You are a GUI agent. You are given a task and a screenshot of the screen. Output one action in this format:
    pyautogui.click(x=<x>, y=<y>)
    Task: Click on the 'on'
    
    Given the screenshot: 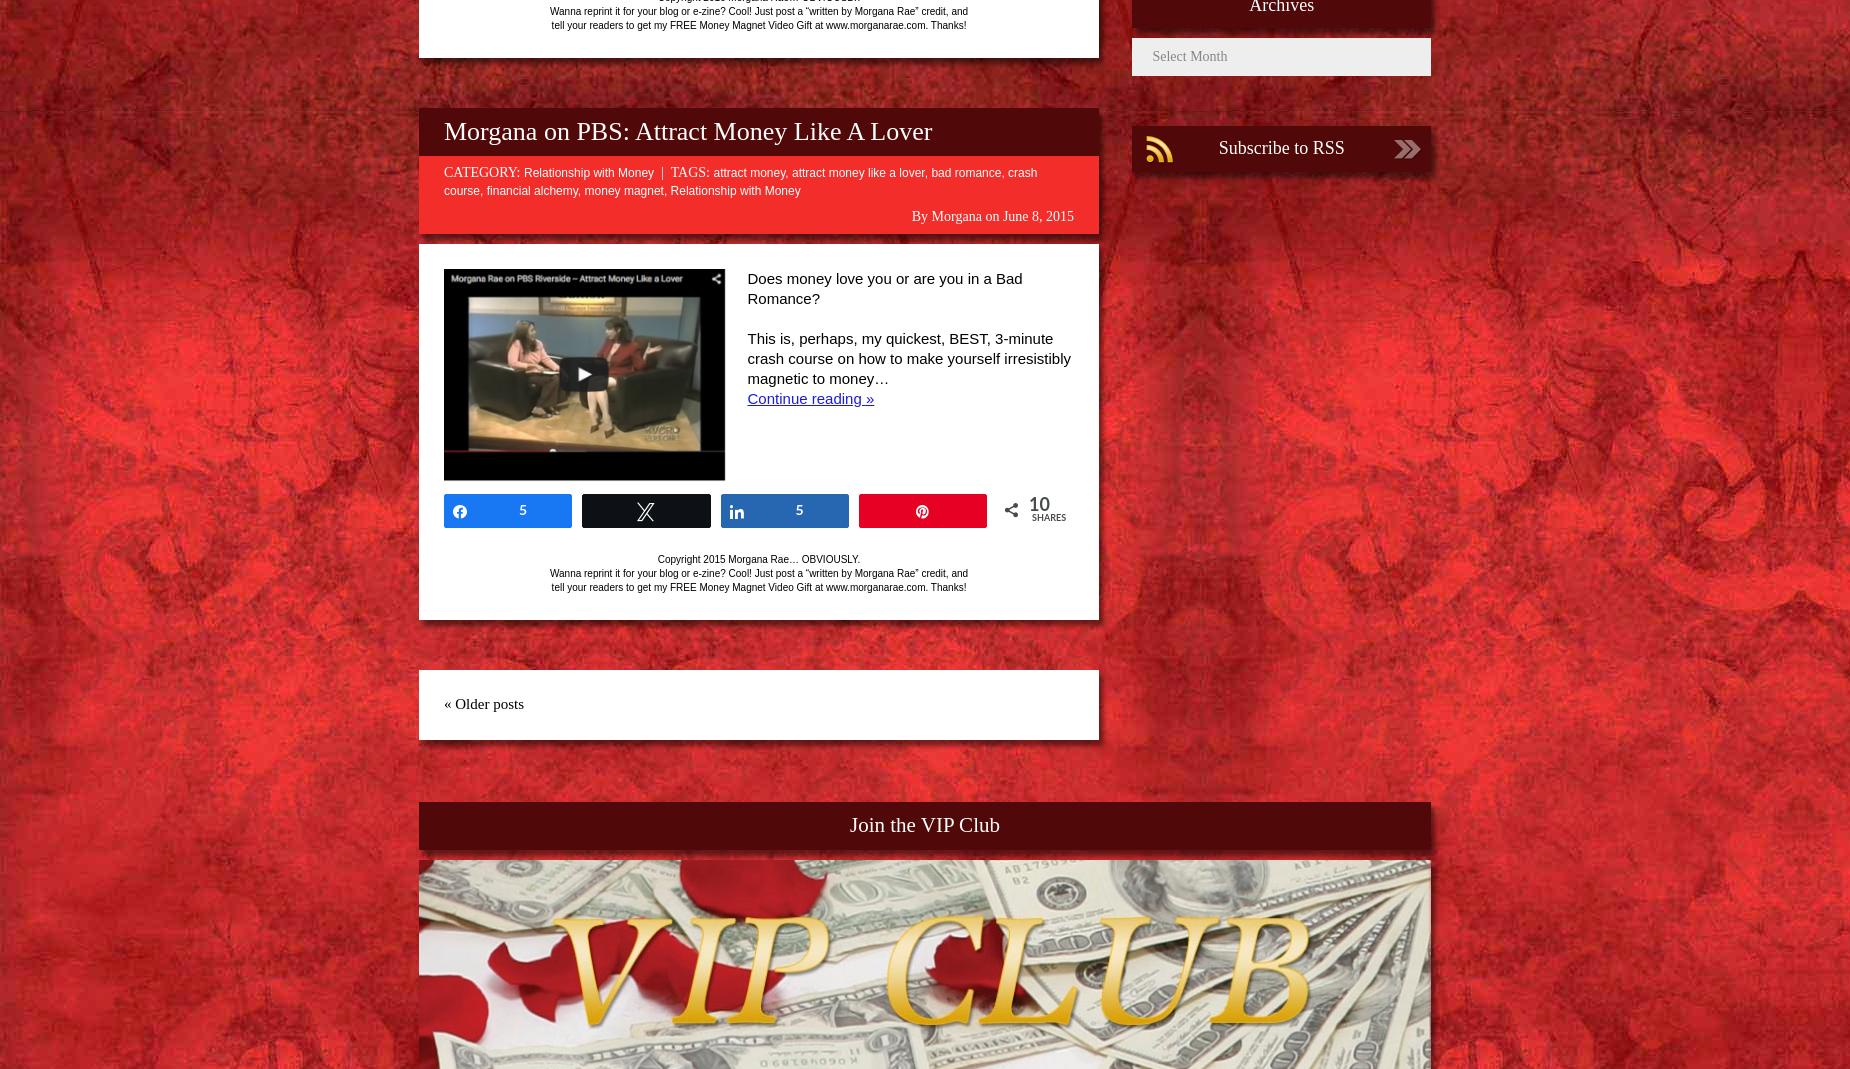 What is the action you would take?
    pyautogui.click(x=990, y=215)
    